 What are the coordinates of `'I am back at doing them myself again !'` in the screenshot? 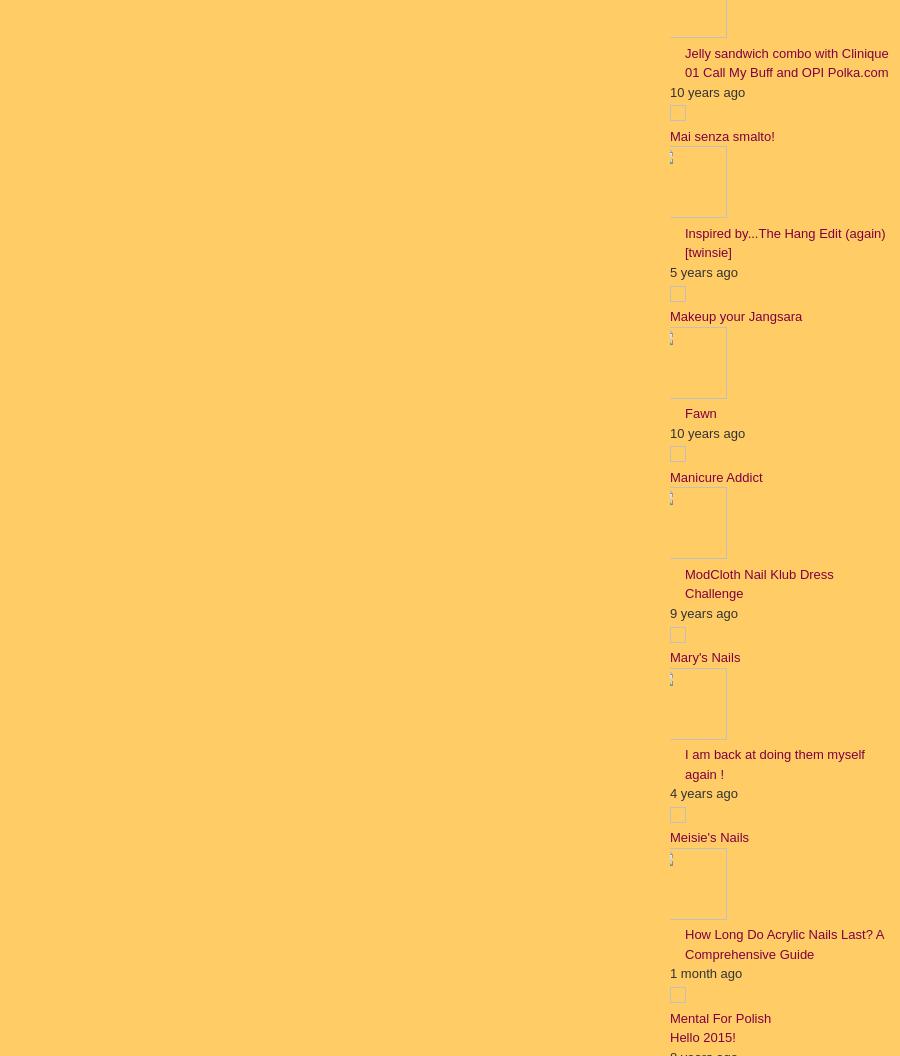 It's located at (773, 763).